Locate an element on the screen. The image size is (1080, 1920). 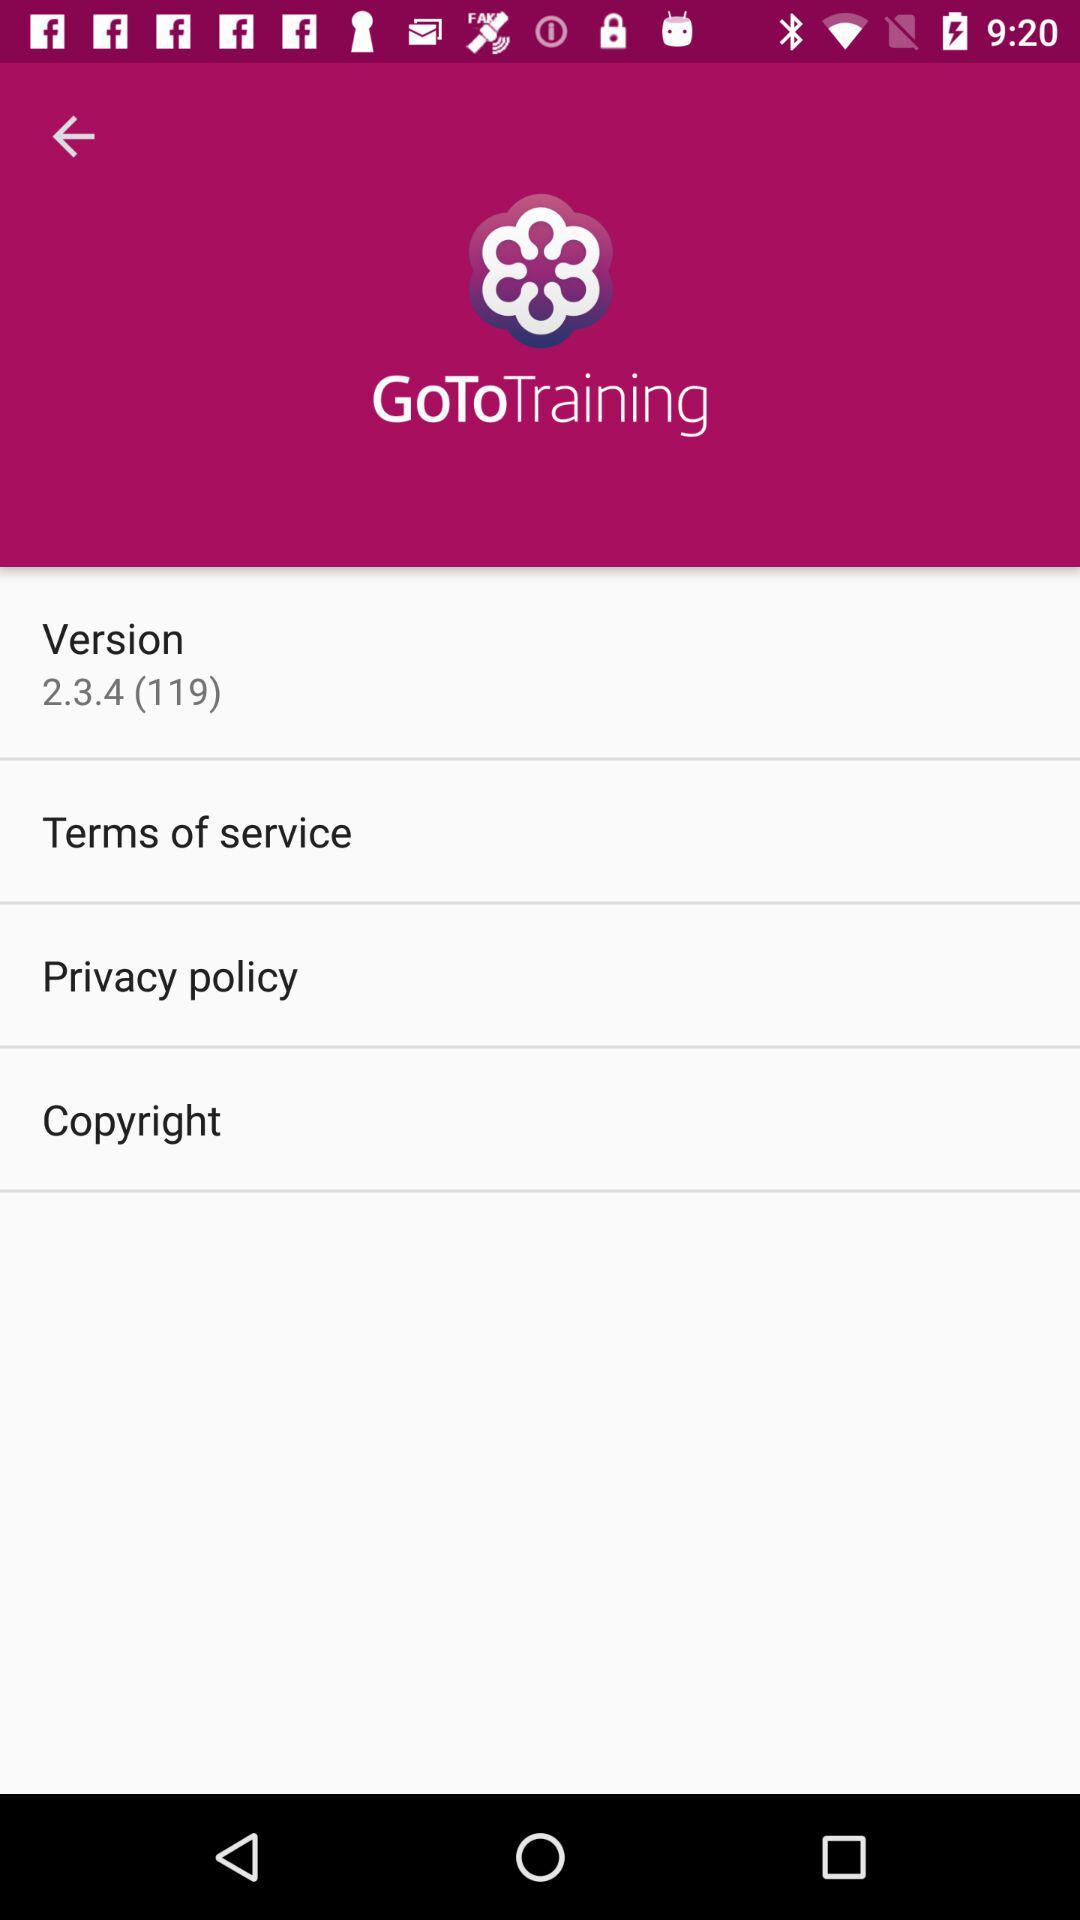
item below 2 3 4 item is located at coordinates (197, 830).